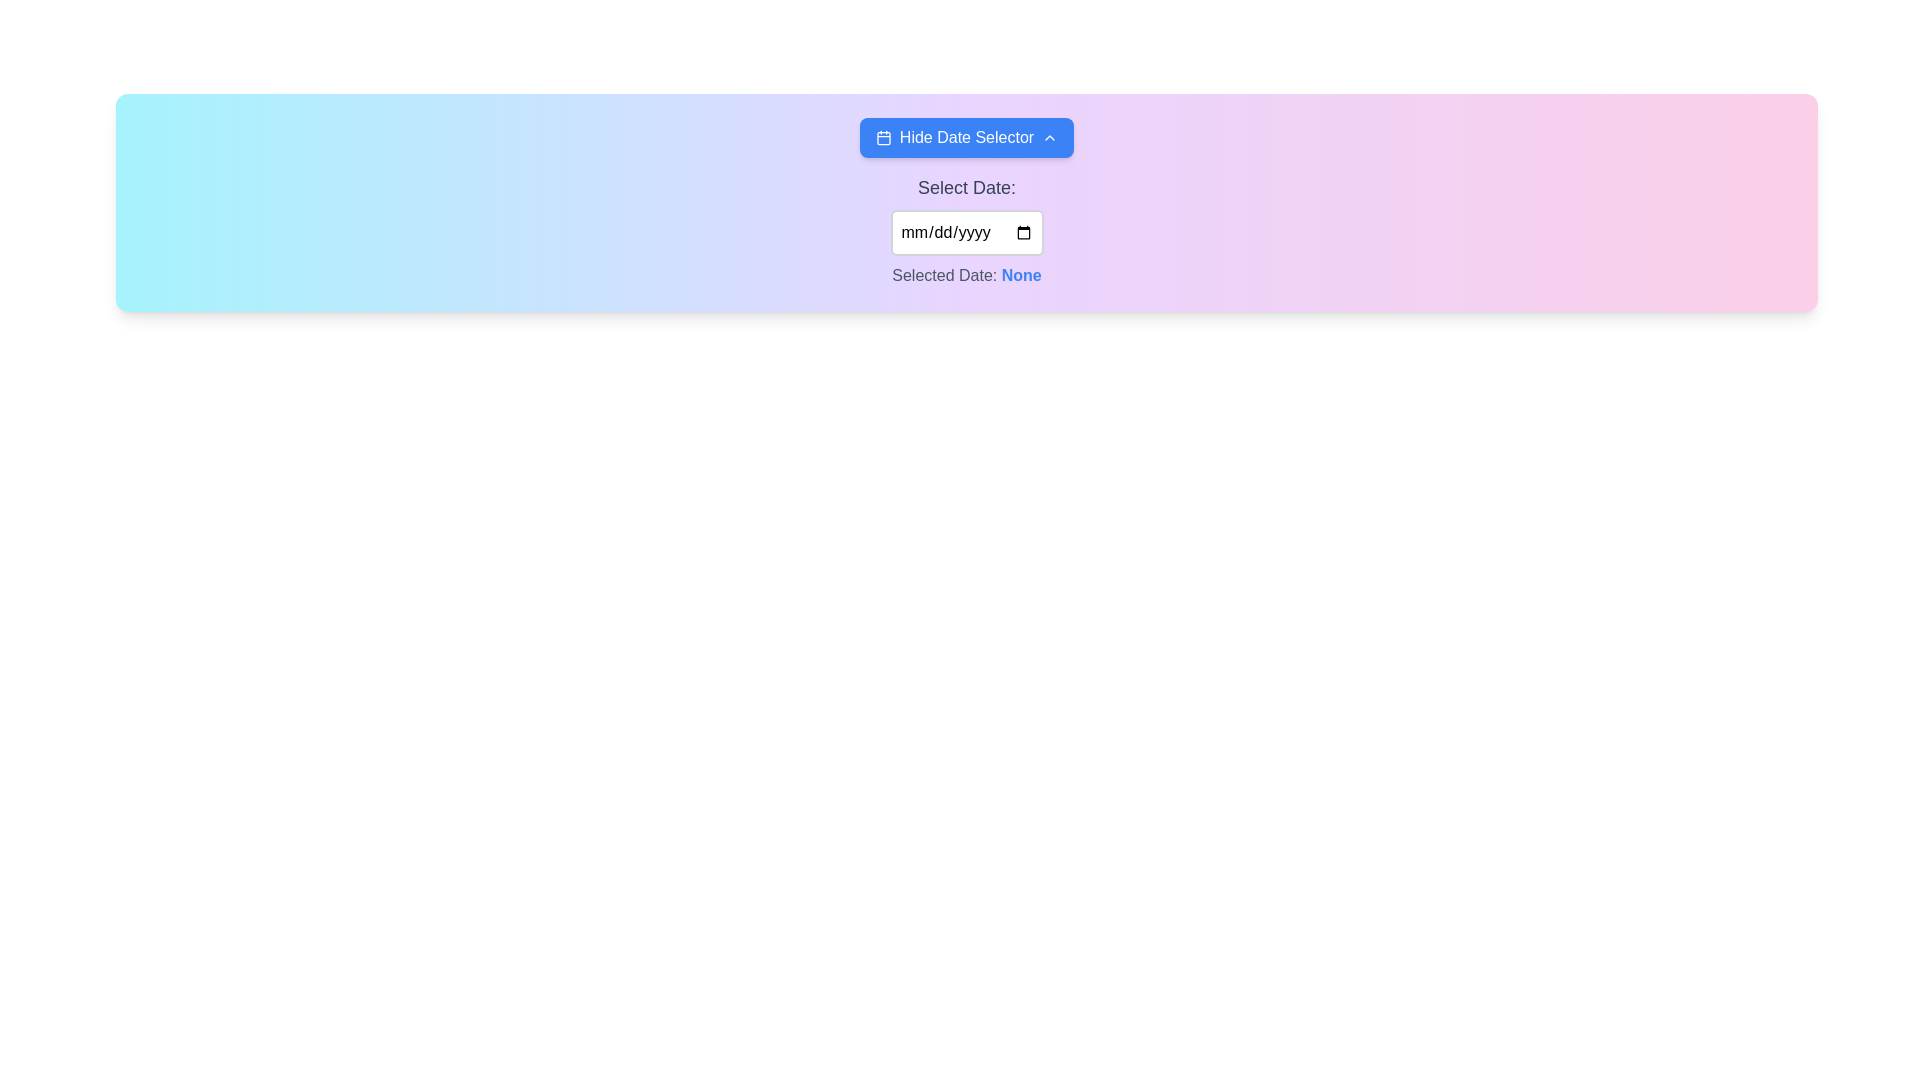  What do you see at coordinates (882, 137) in the screenshot?
I see `the calendar icon located to the left of the 'Hide Date Selector' text within the blue button at the top of the interface` at bounding box center [882, 137].